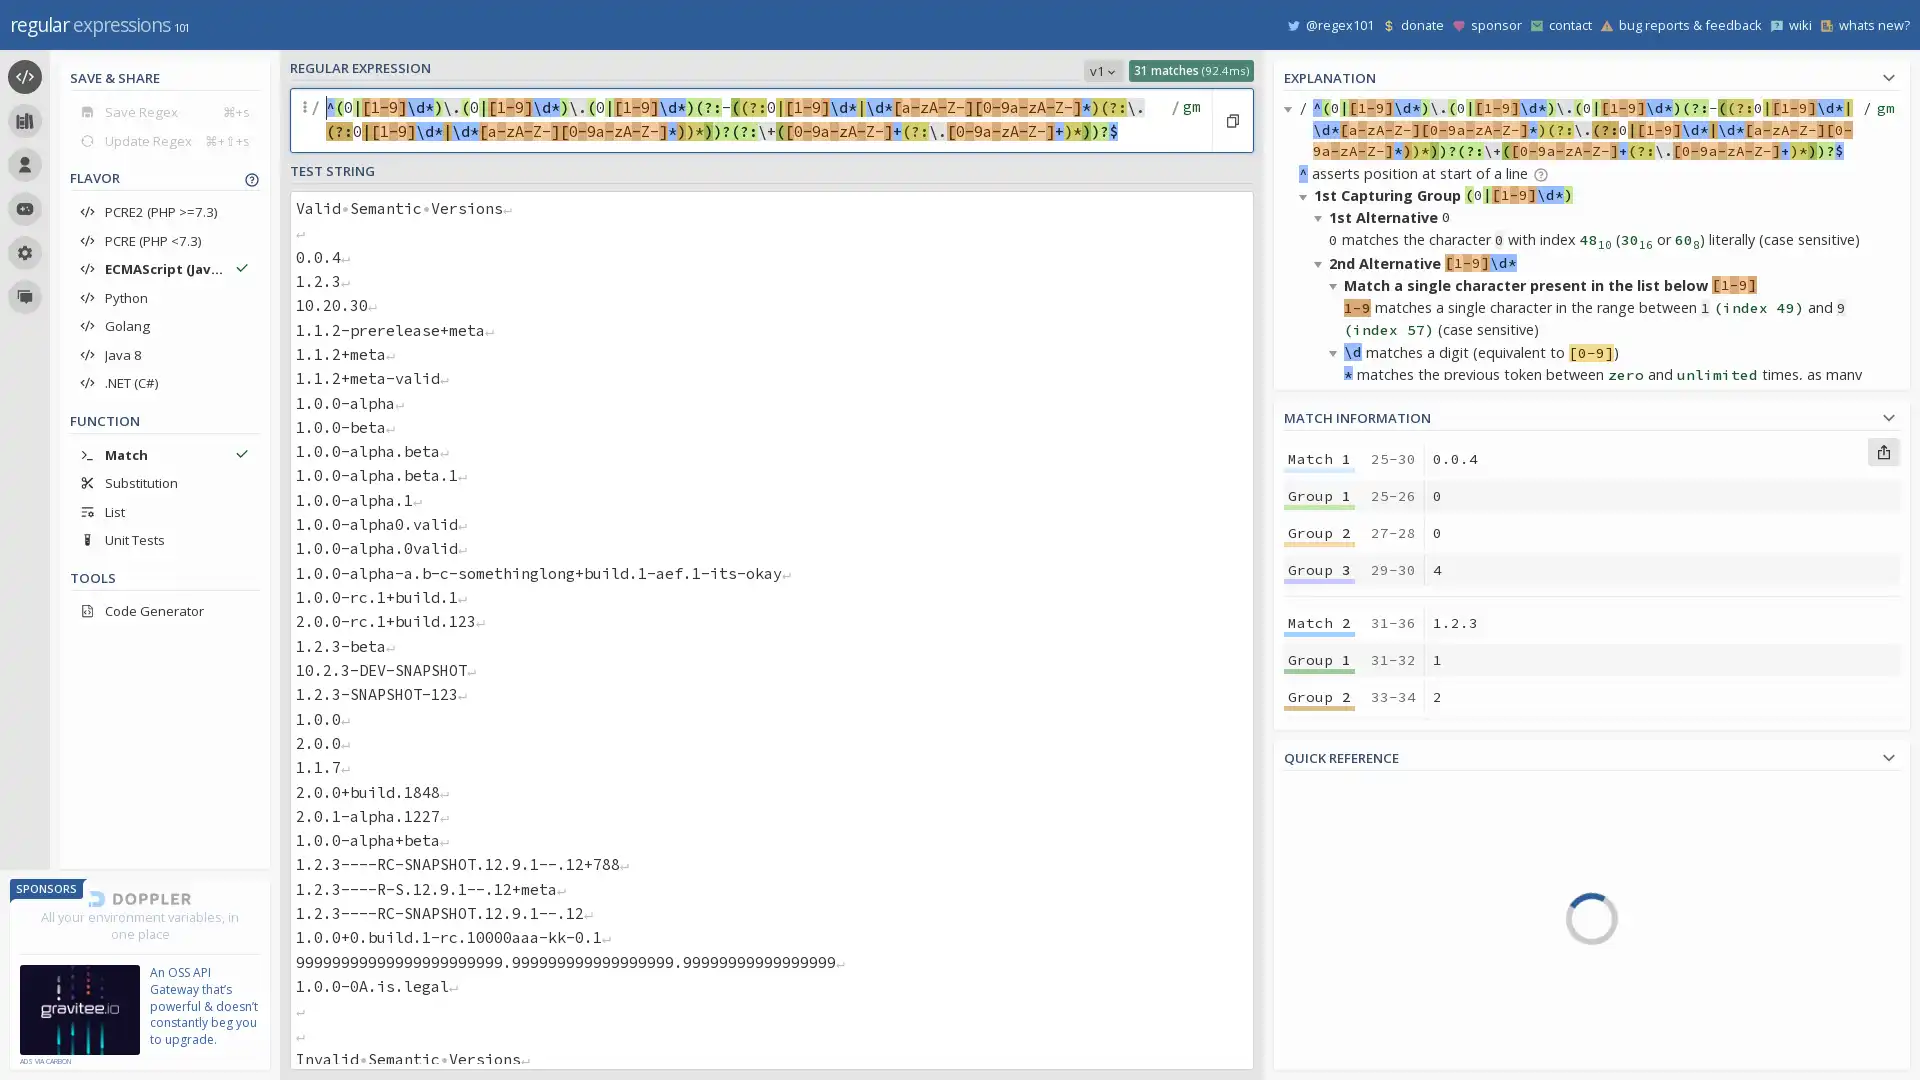  I want to click on Any whitespace character \s, so click(1691, 991).